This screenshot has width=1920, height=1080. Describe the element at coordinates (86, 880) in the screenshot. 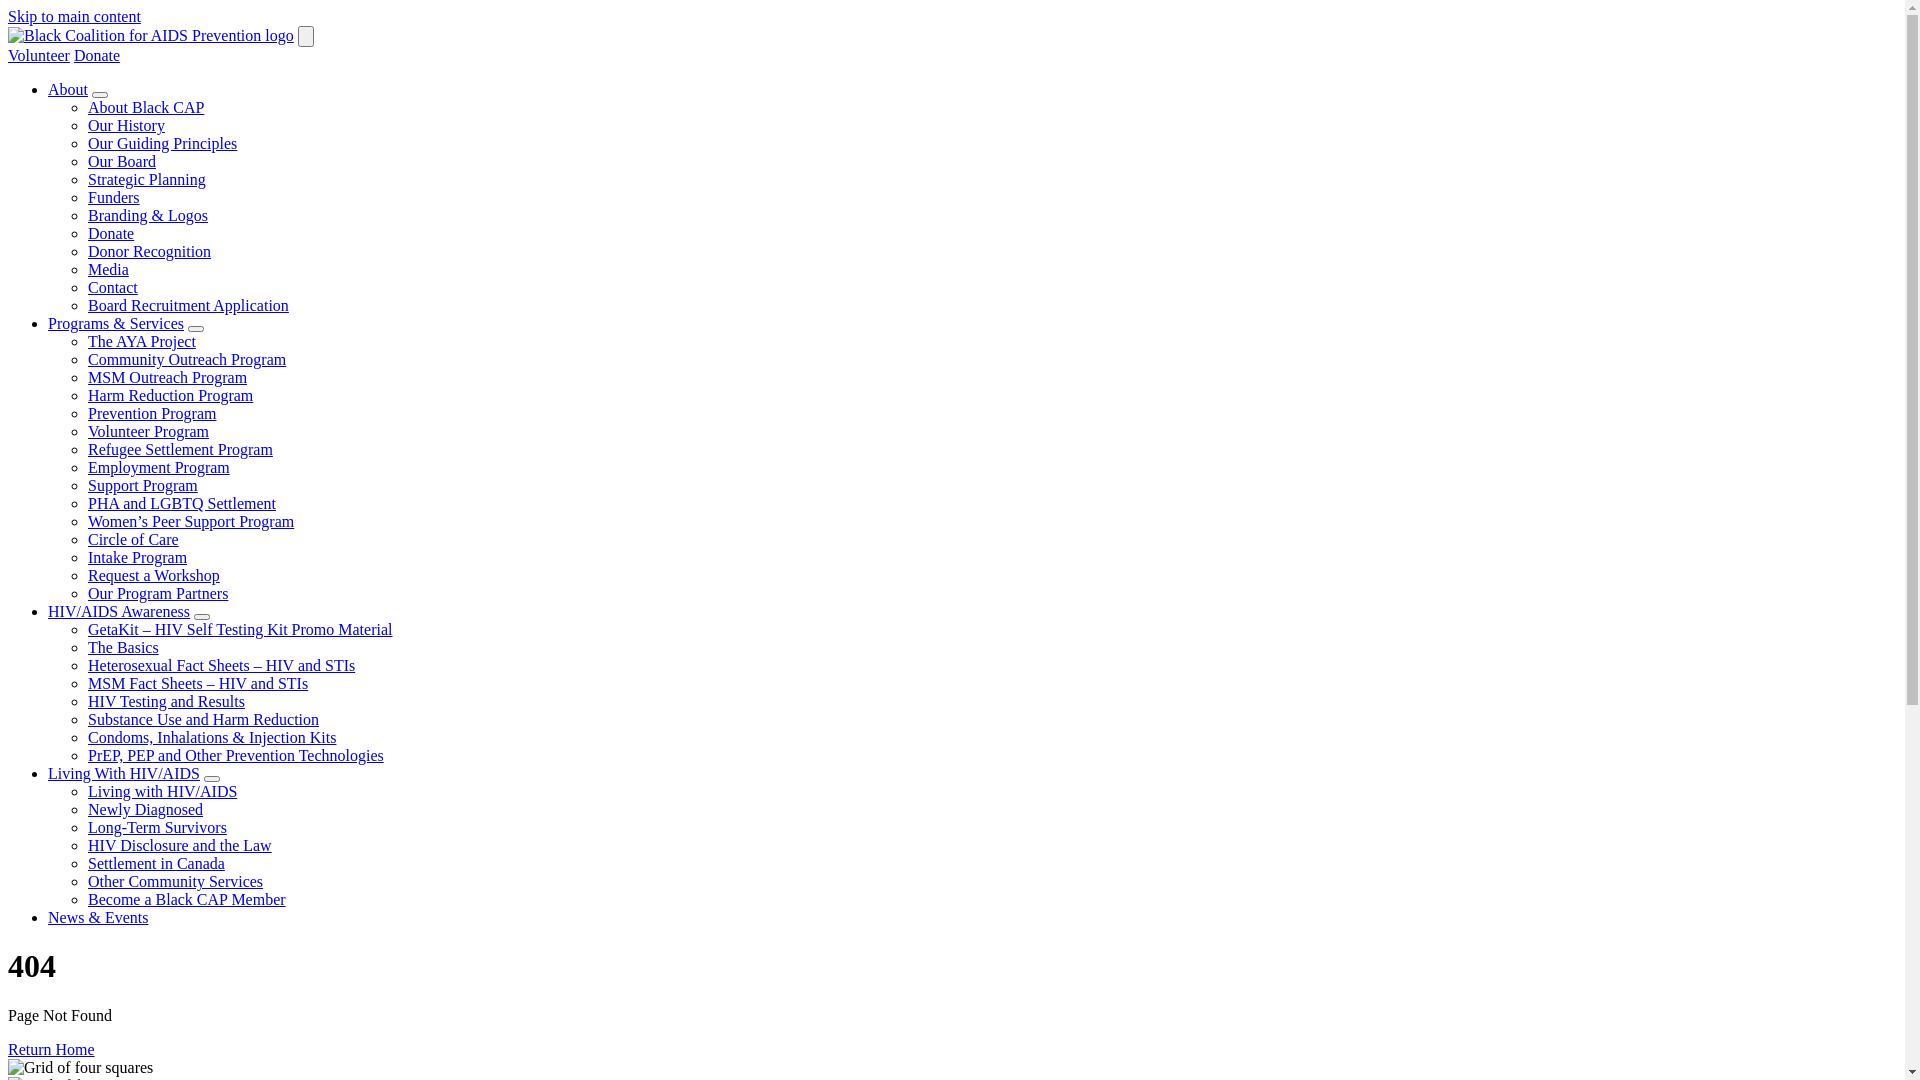

I see `'Other Community Services'` at that location.